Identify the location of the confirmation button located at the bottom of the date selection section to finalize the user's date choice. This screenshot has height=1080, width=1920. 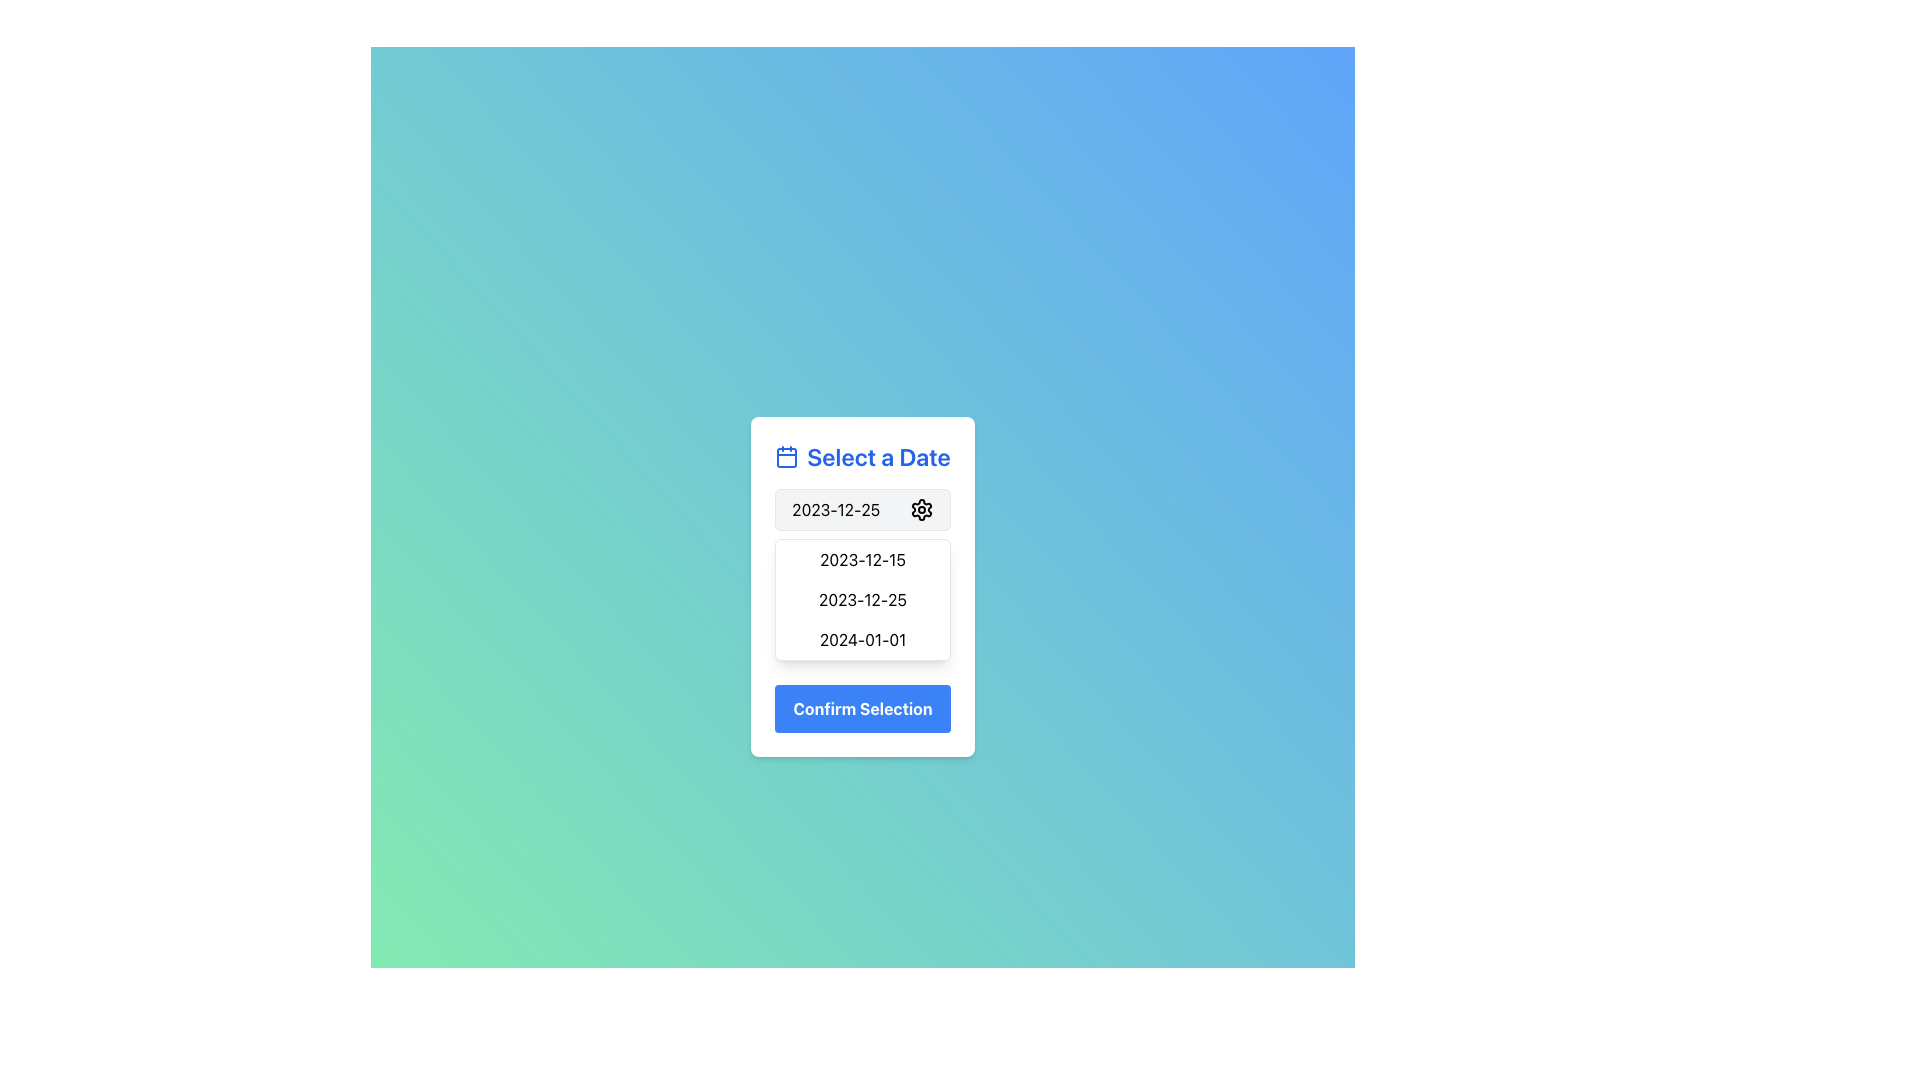
(863, 708).